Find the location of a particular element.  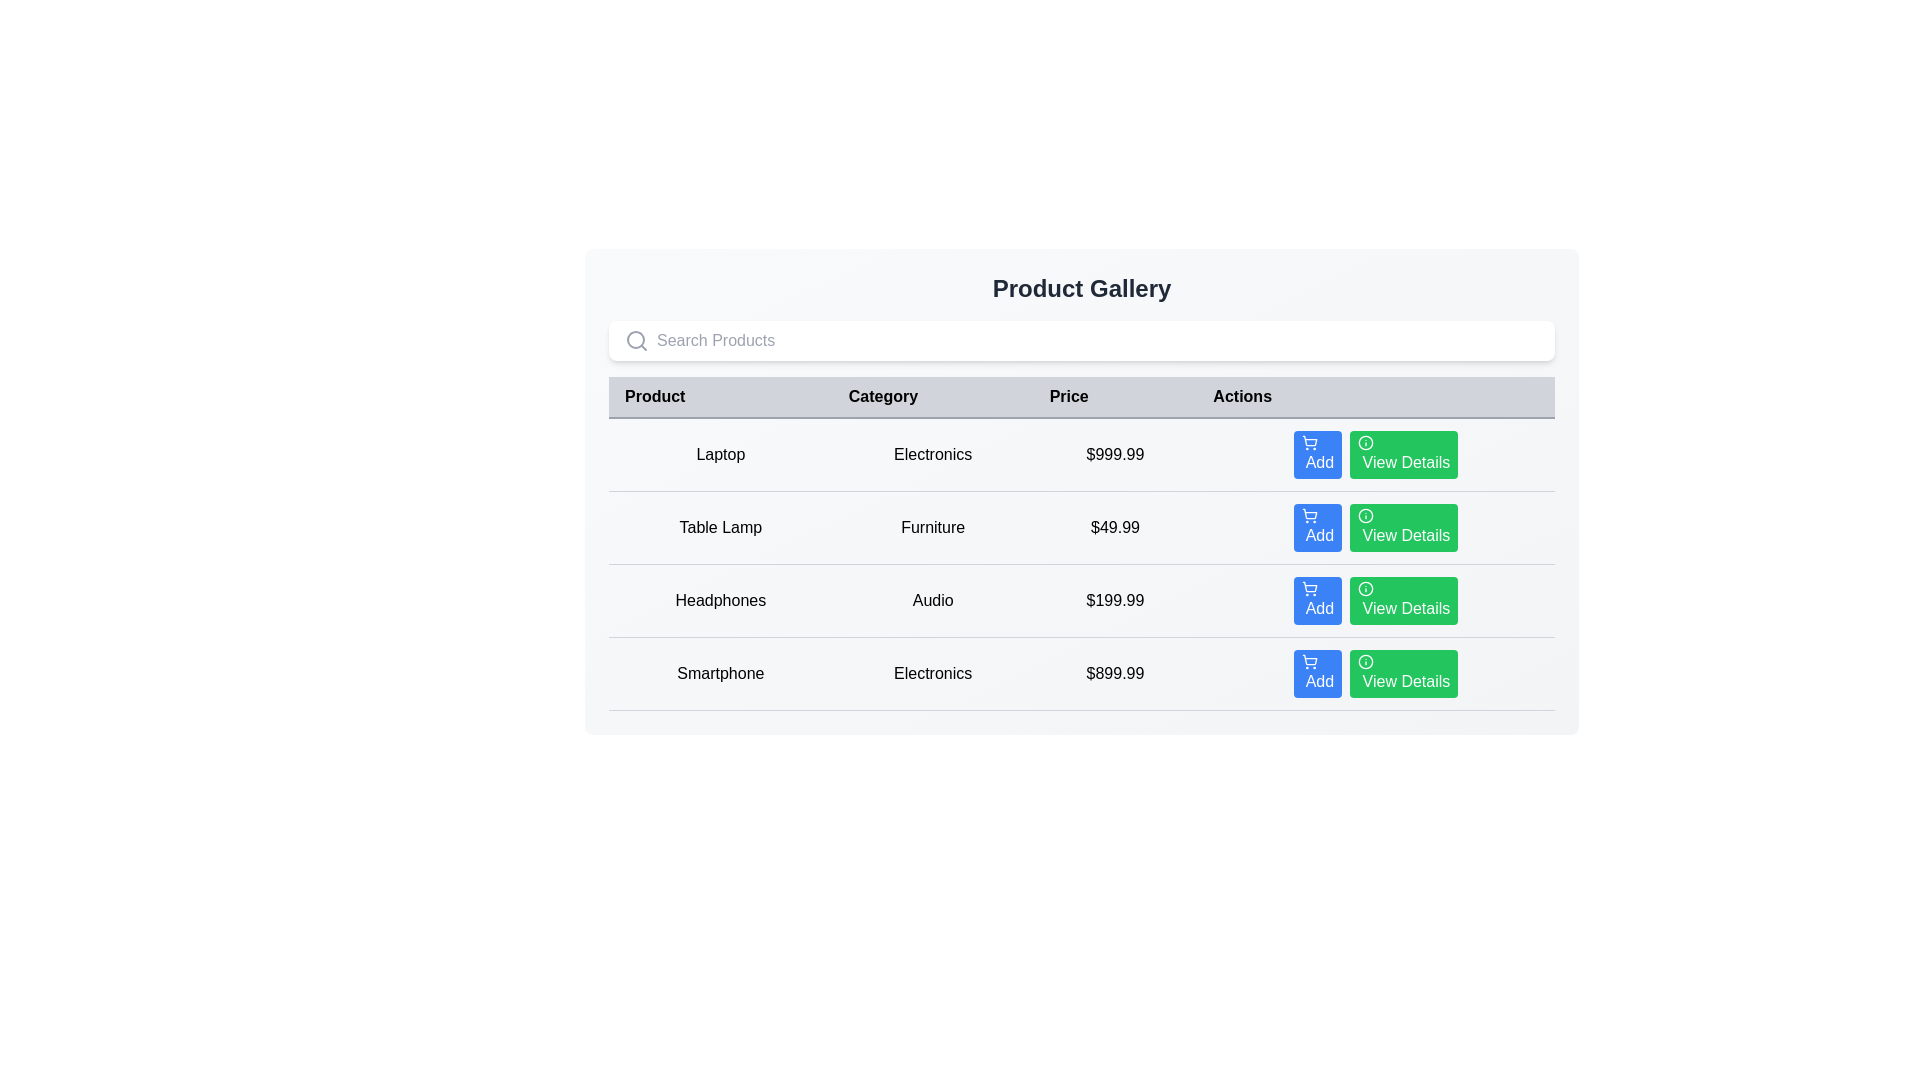

the text label displaying the price '$49.99' in the 'Price' column of the product table, located in the second row adjacent to the 'Table Lamp' product name is located at coordinates (1114, 527).